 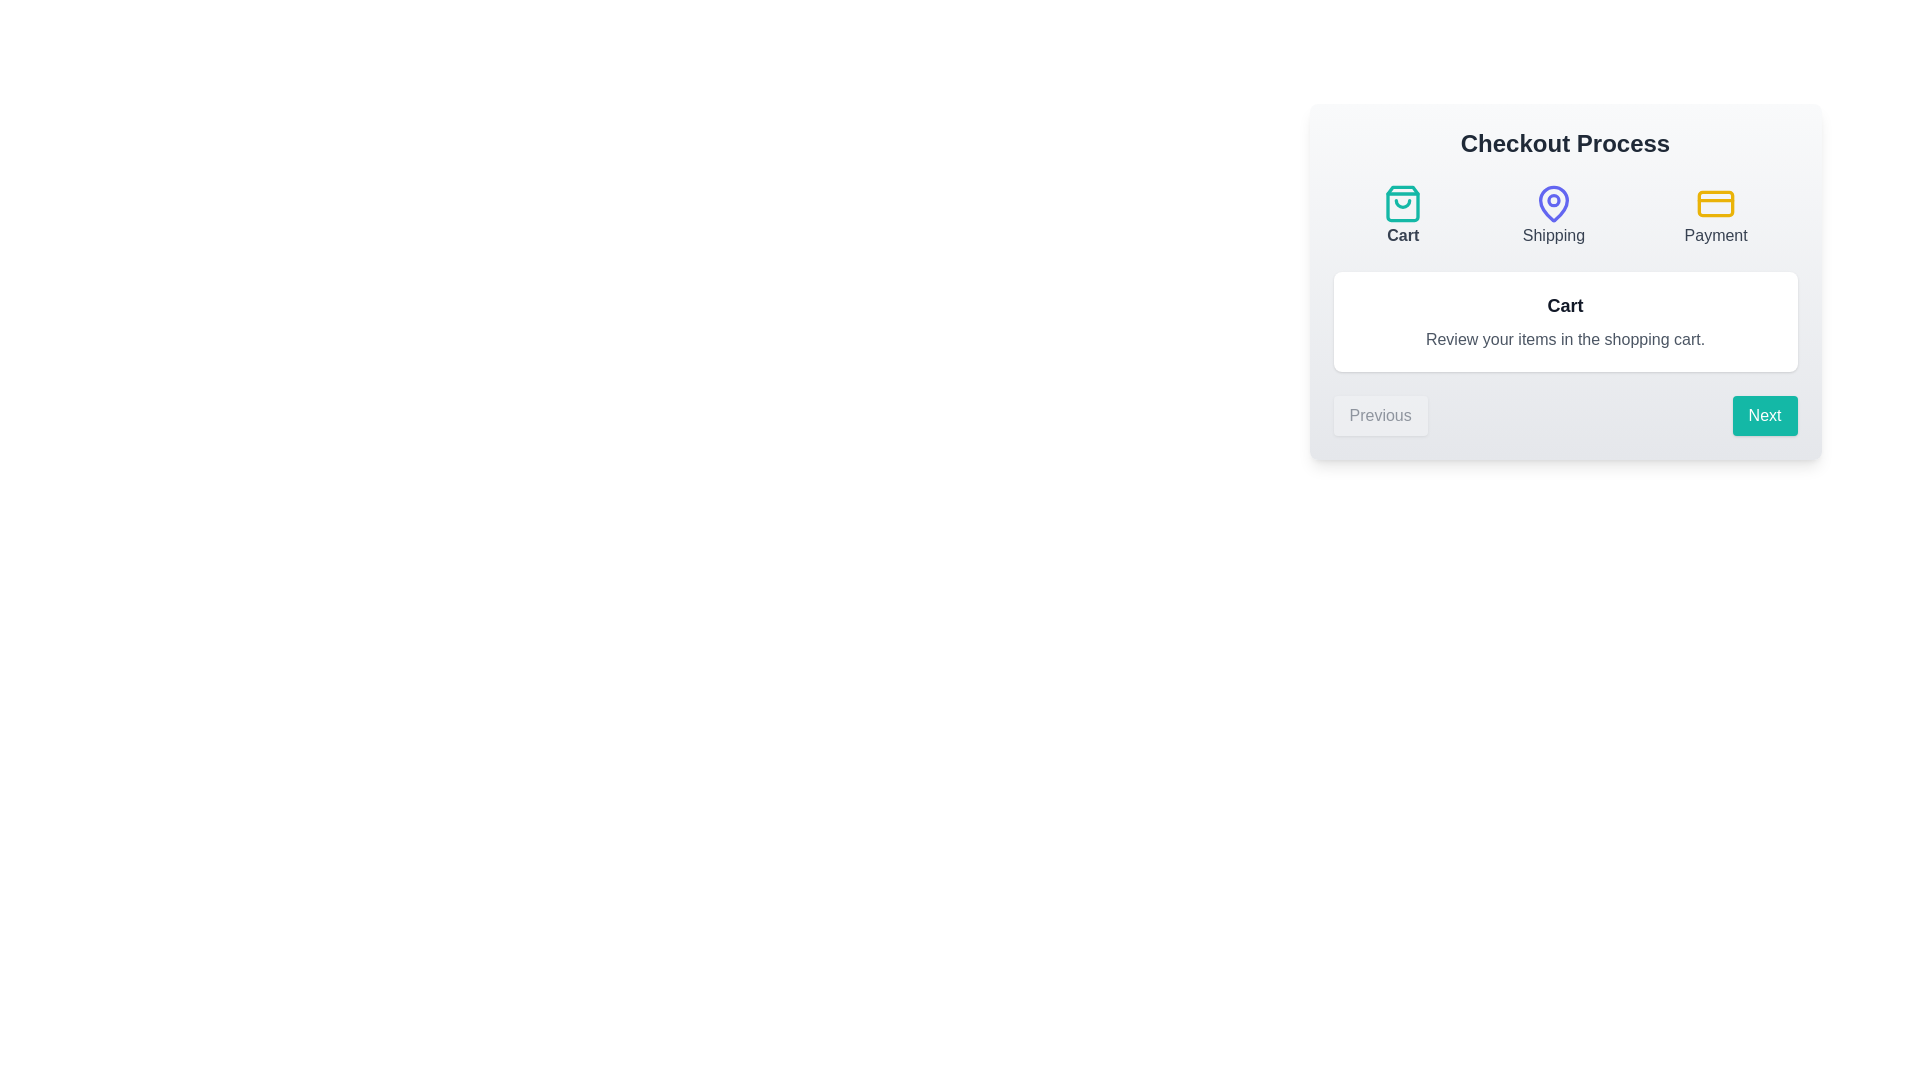 I want to click on the step icon for Shipping to inspect its color and style, so click(x=1552, y=216).